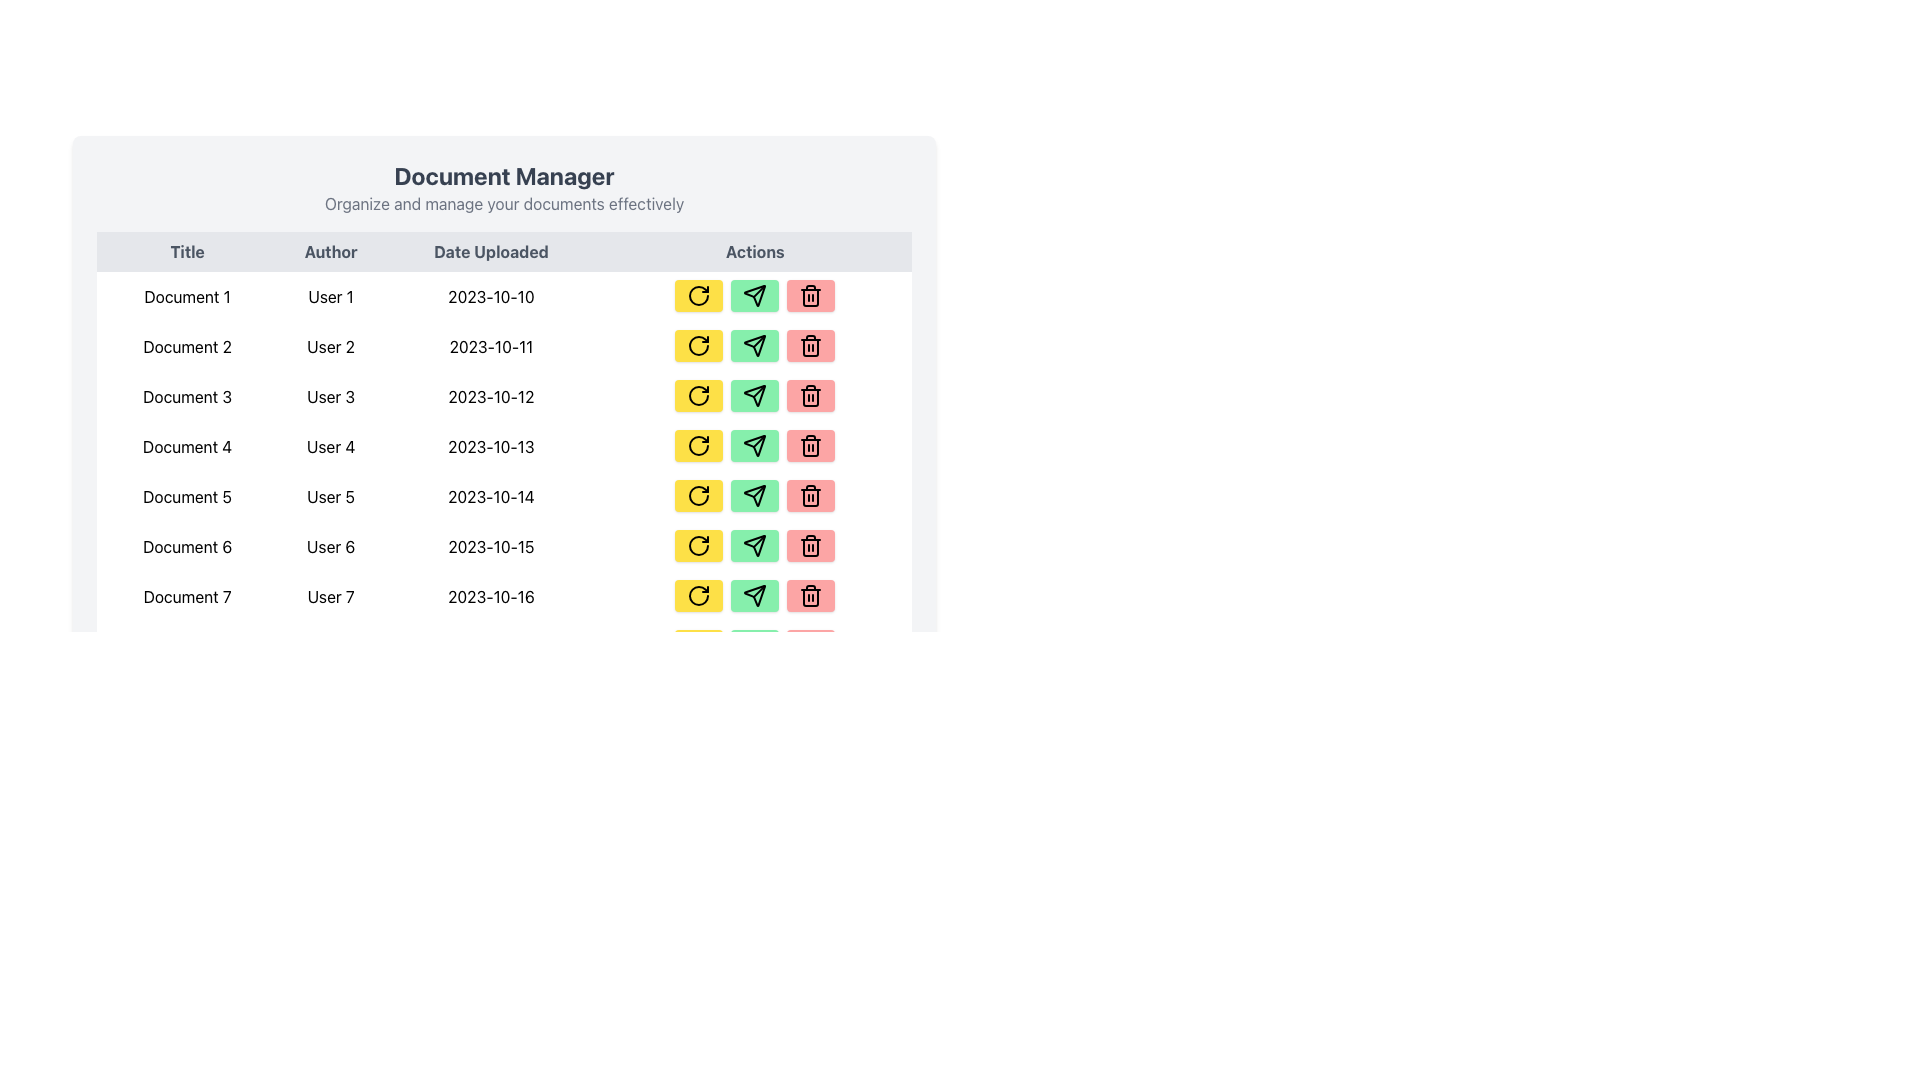 Image resolution: width=1920 pixels, height=1080 pixels. I want to click on the paper airplane icon with a green background in the 'Actions' column for 'Document 4', so click(754, 445).